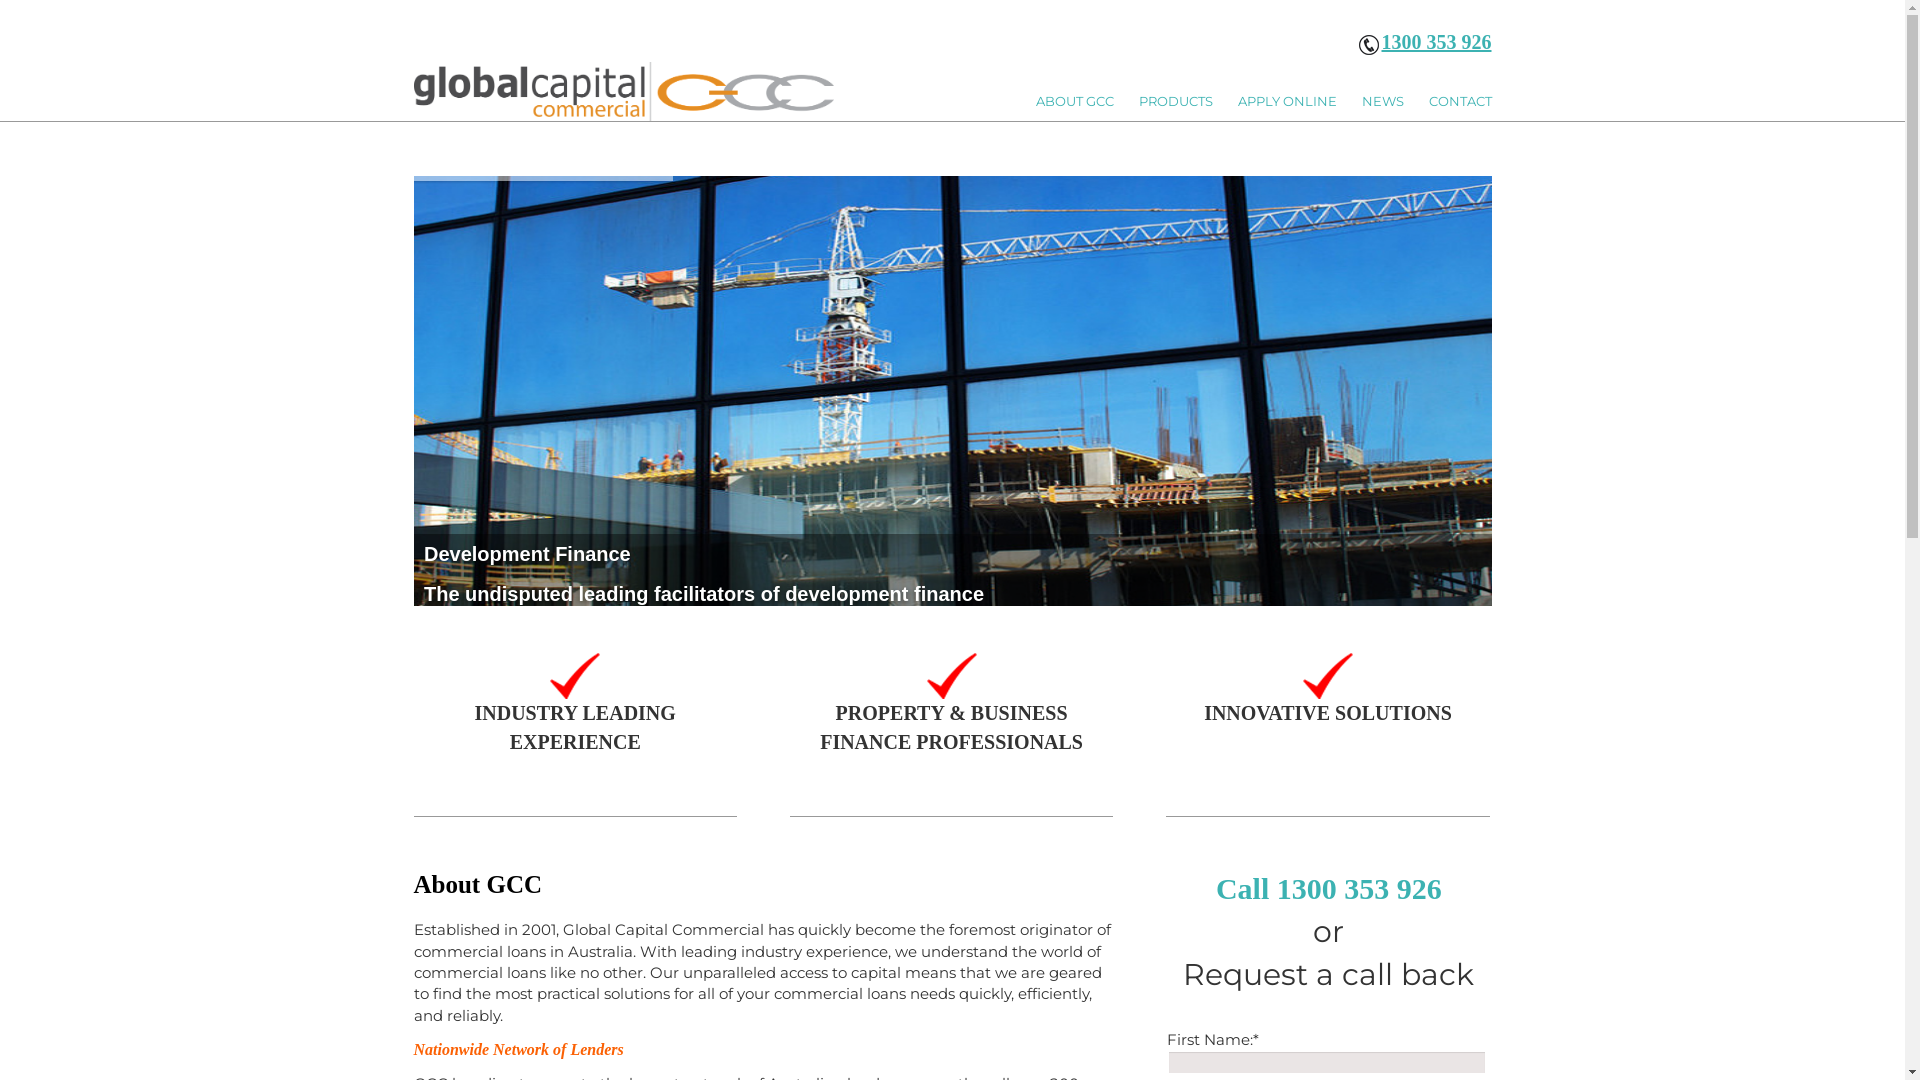 Image resolution: width=1920 pixels, height=1080 pixels. I want to click on 'NEWS', so click(1394, 100).